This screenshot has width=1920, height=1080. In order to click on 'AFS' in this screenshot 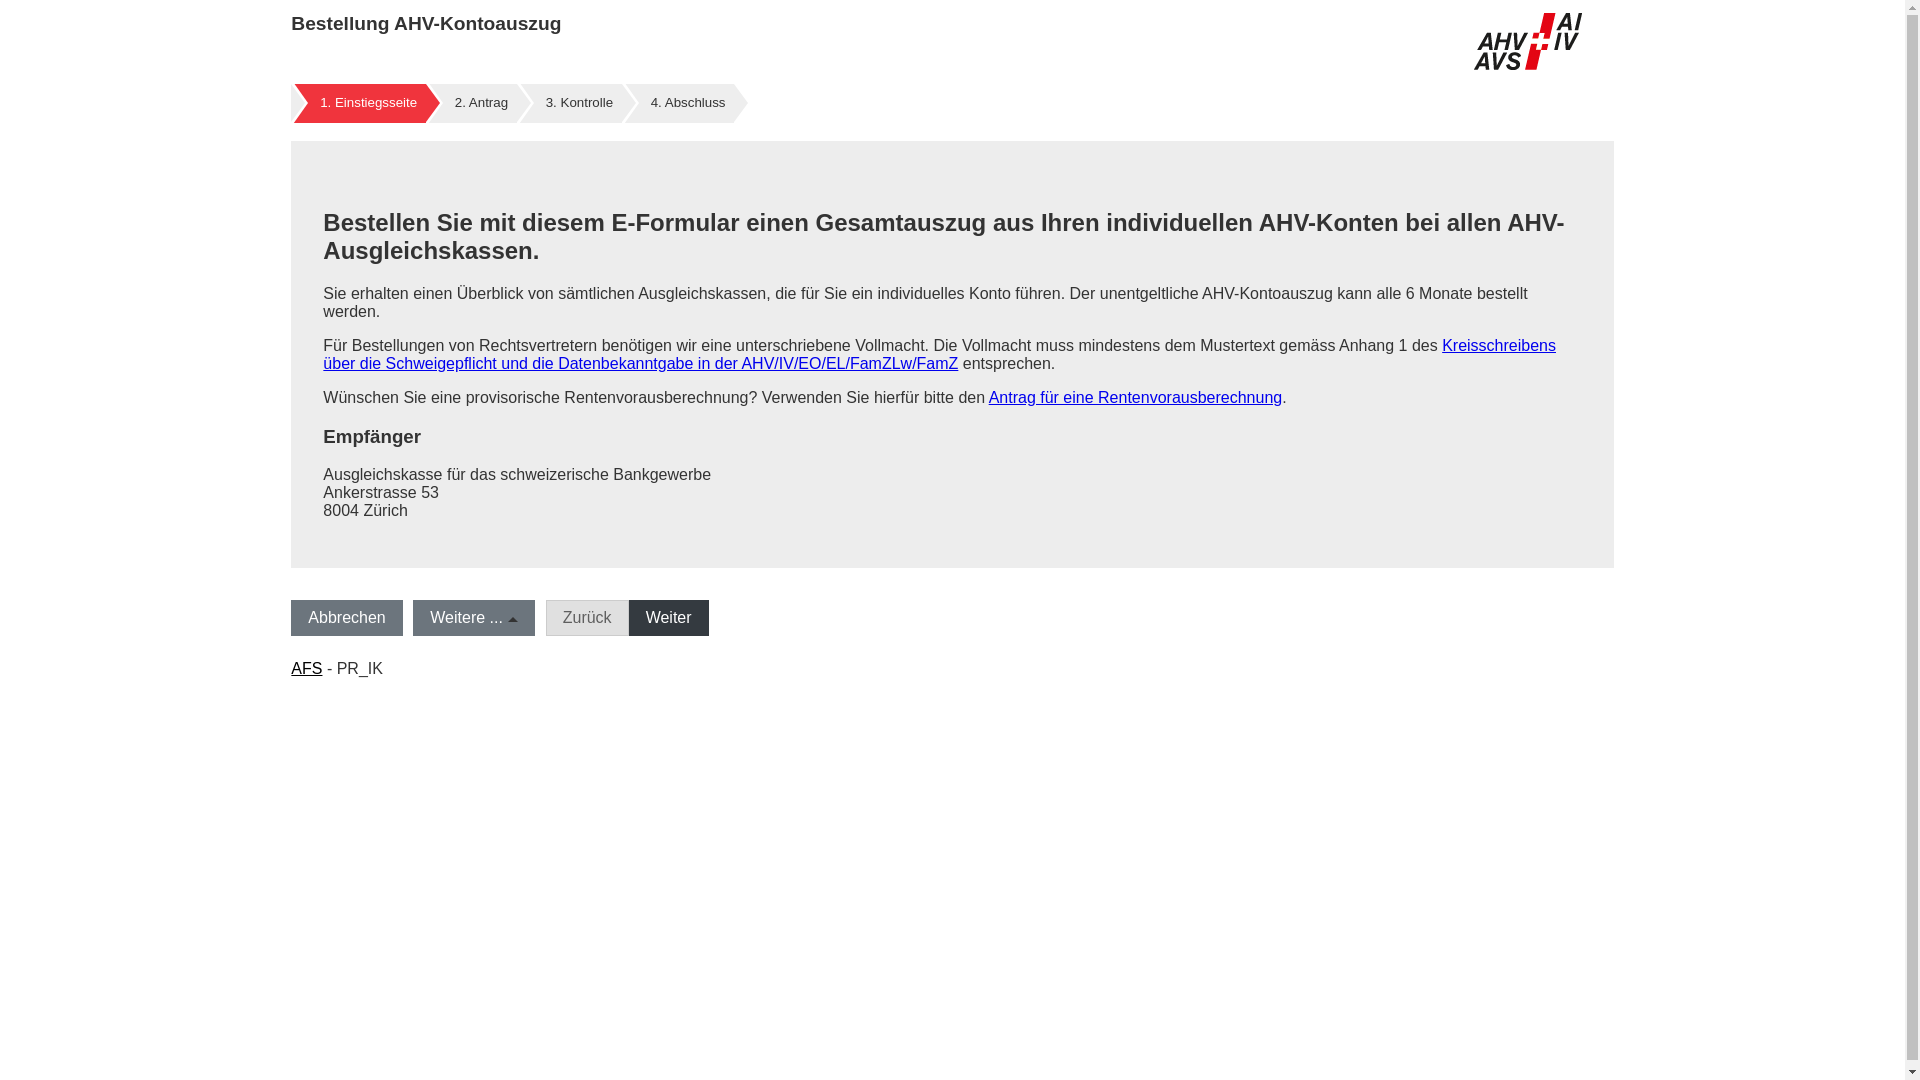, I will do `click(305, 668)`.